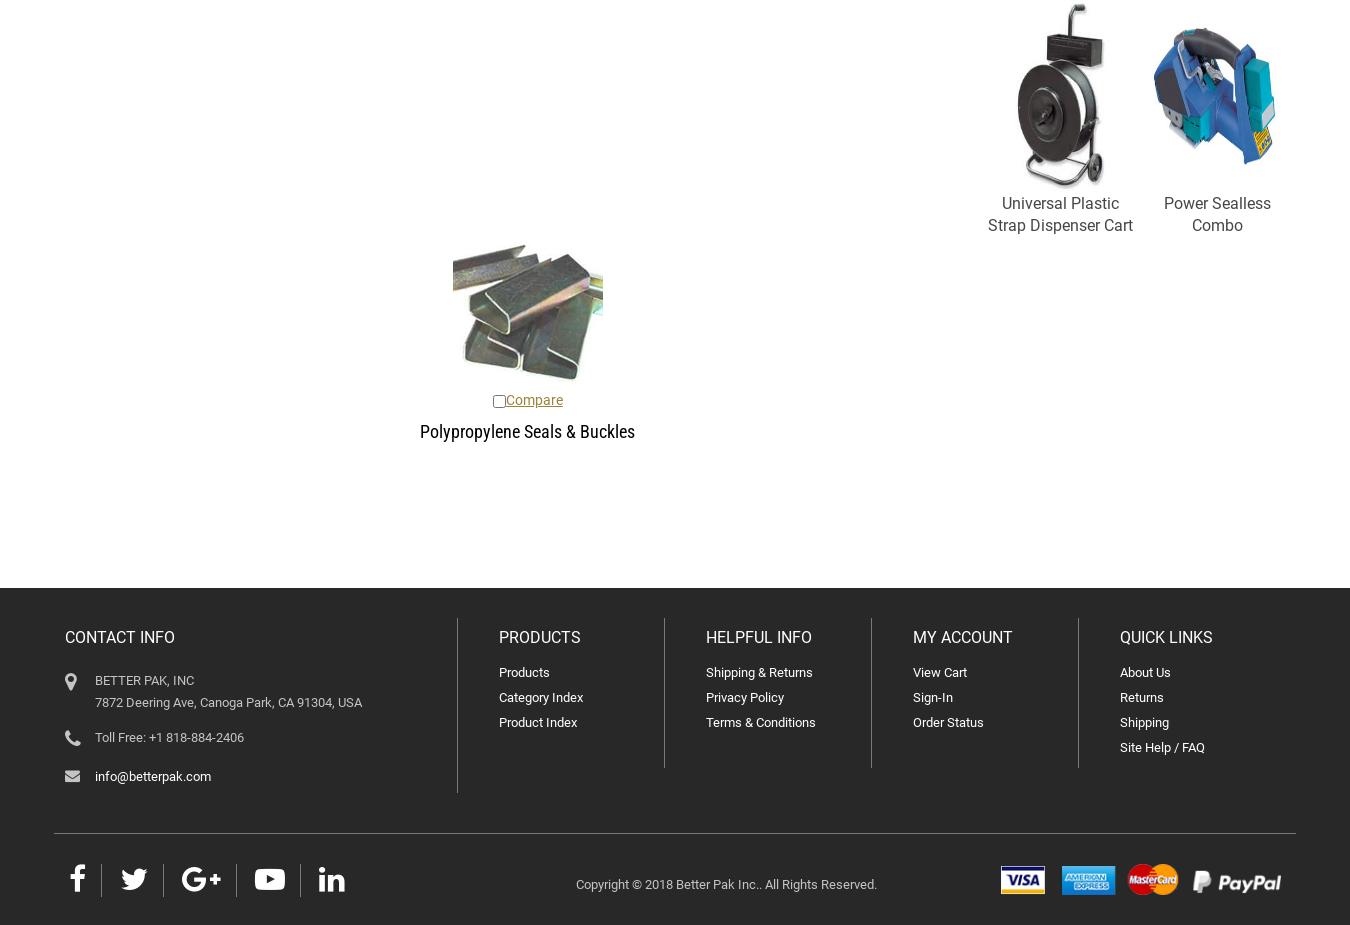 The image size is (1350, 925). What do you see at coordinates (759, 722) in the screenshot?
I see `'Terms & Conditions'` at bounding box center [759, 722].